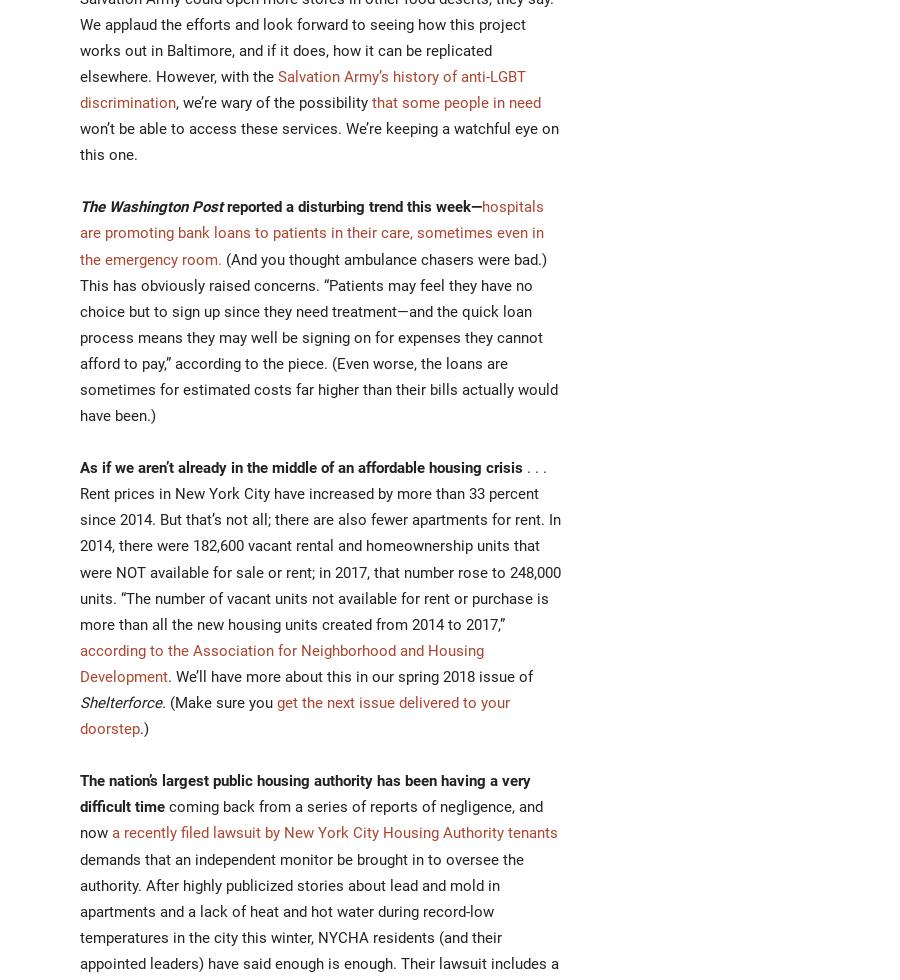 This screenshot has width=900, height=980. I want to click on 'won’t be able to access these services. We’re keeping a watchful eye on this one.', so click(318, 142).